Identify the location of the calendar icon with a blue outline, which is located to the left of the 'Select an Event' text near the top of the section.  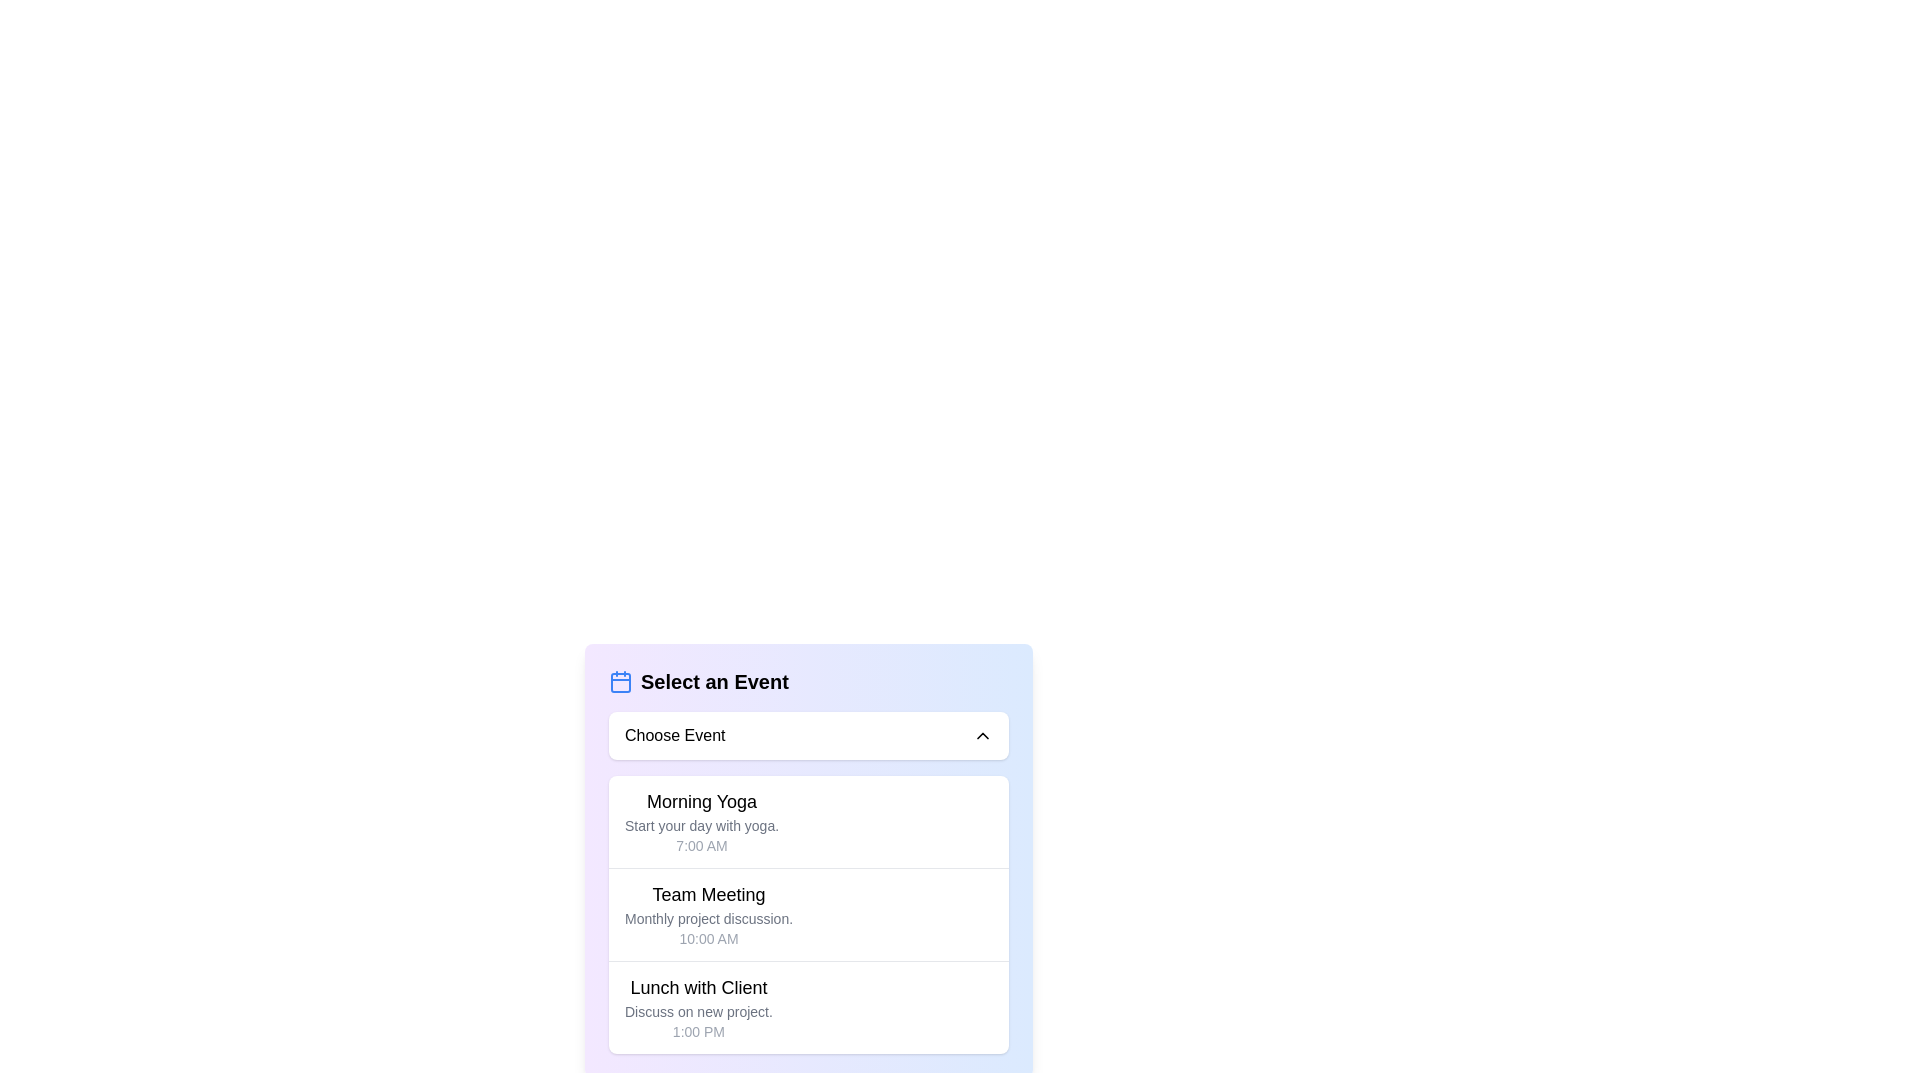
(619, 681).